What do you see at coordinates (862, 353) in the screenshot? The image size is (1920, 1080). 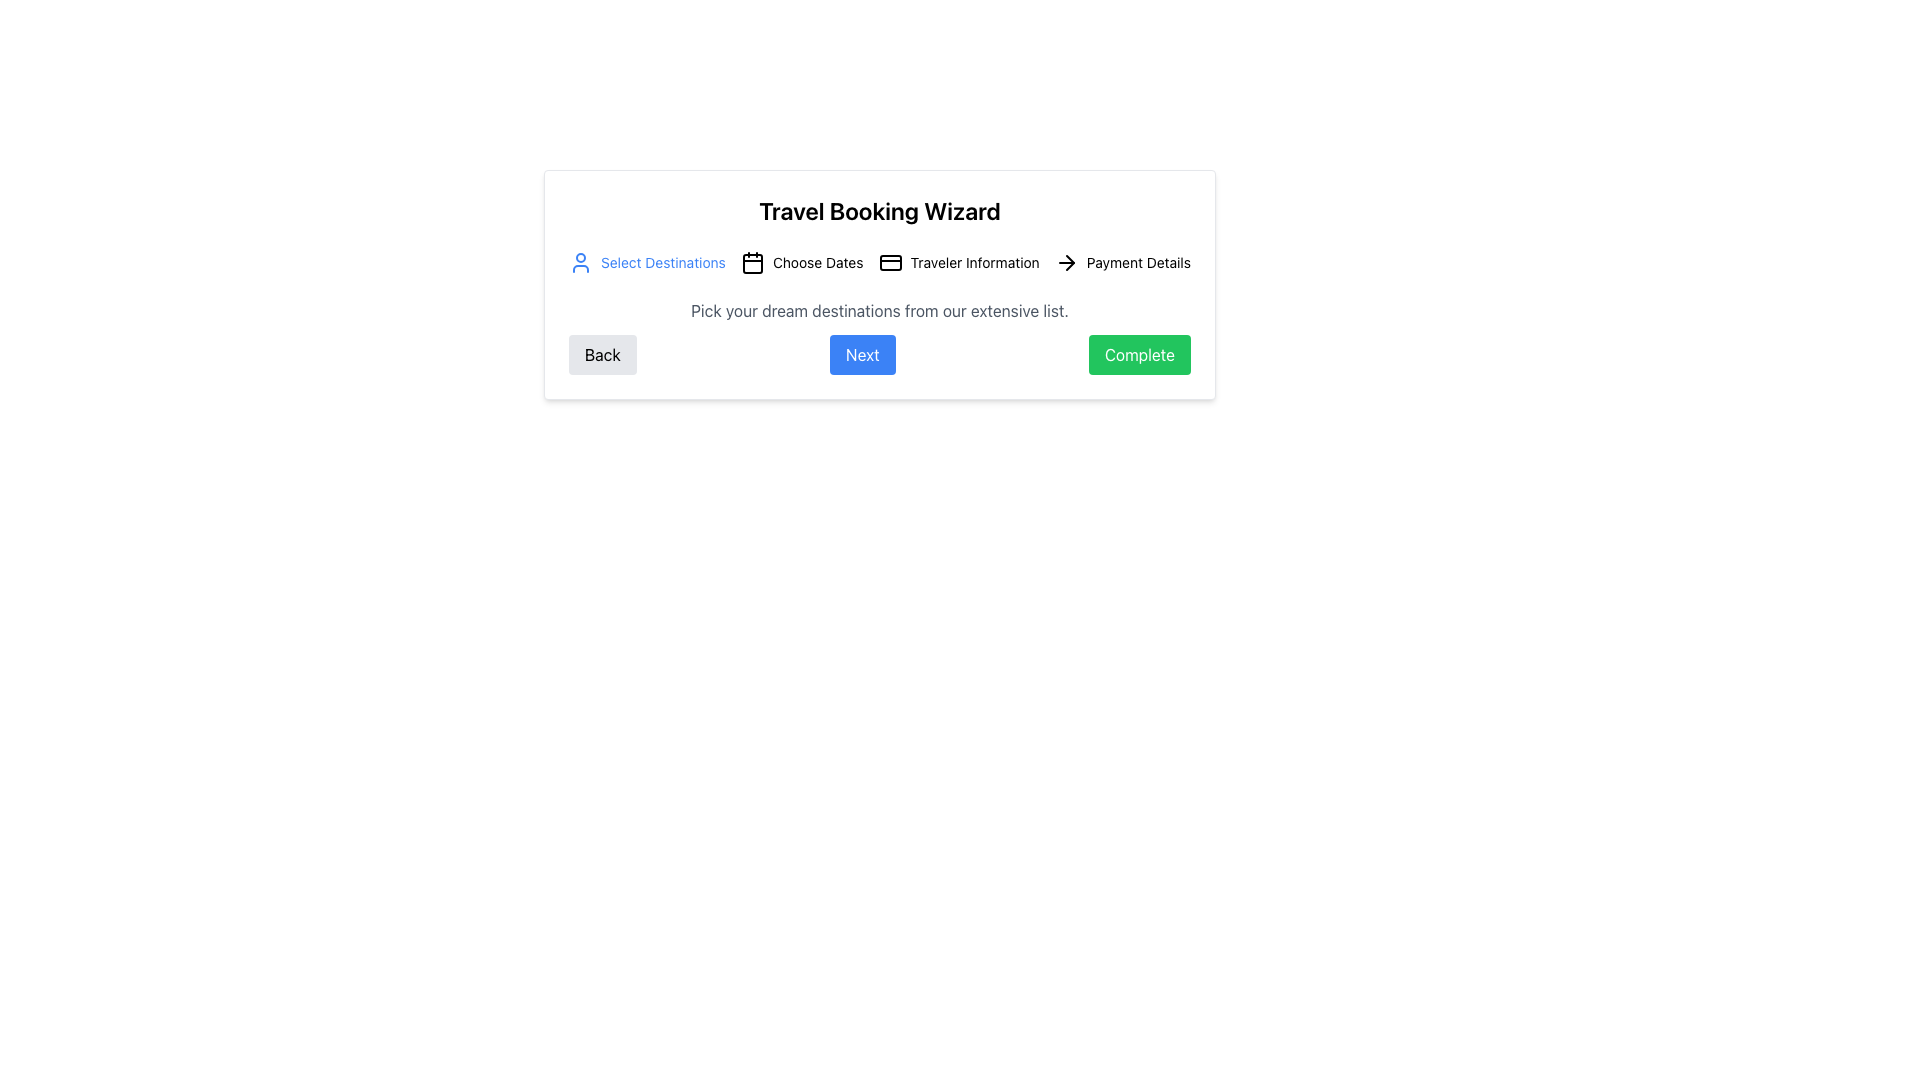 I see `the blue rectangular button labeled 'Next'` at bounding box center [862, 353].